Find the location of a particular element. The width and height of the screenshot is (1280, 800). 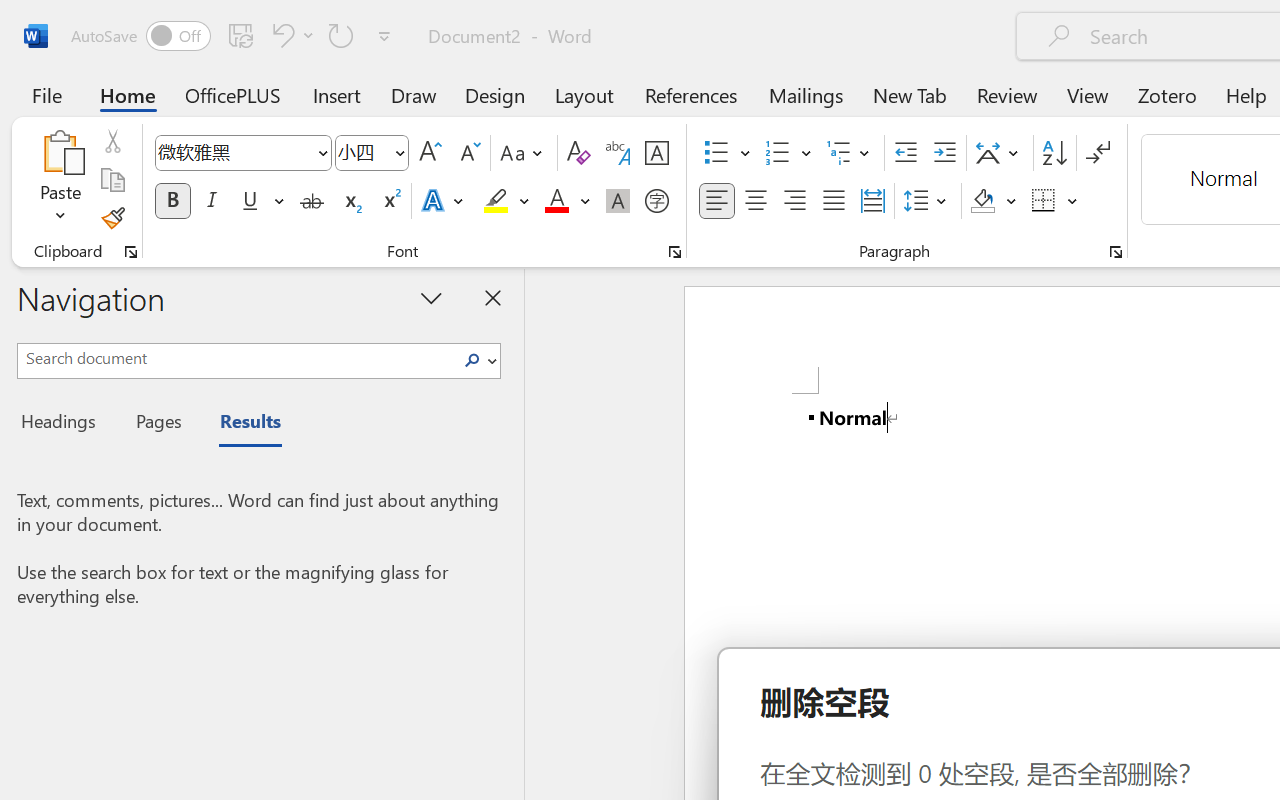

'Center' is located at coordinates (755, 201).